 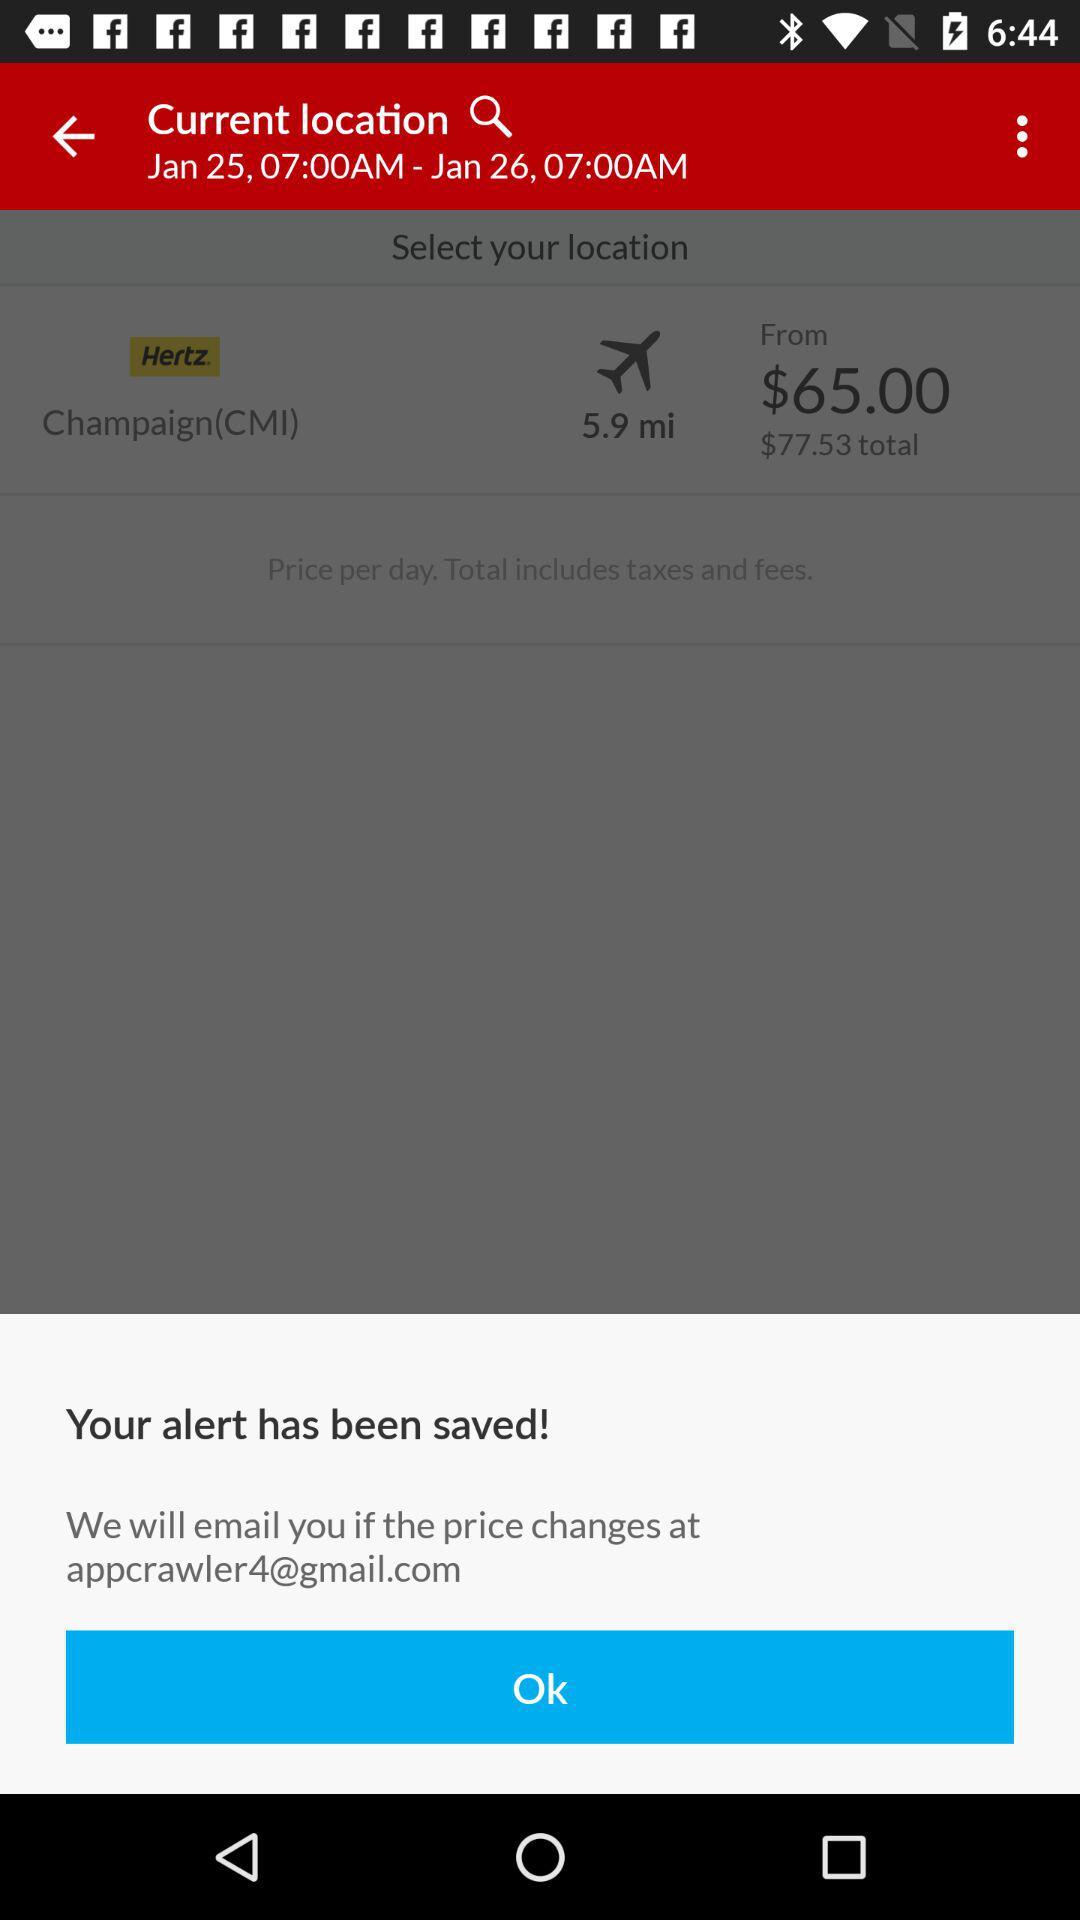 I want to click on icon above $65.00 icon, so click(x=792, y=334).